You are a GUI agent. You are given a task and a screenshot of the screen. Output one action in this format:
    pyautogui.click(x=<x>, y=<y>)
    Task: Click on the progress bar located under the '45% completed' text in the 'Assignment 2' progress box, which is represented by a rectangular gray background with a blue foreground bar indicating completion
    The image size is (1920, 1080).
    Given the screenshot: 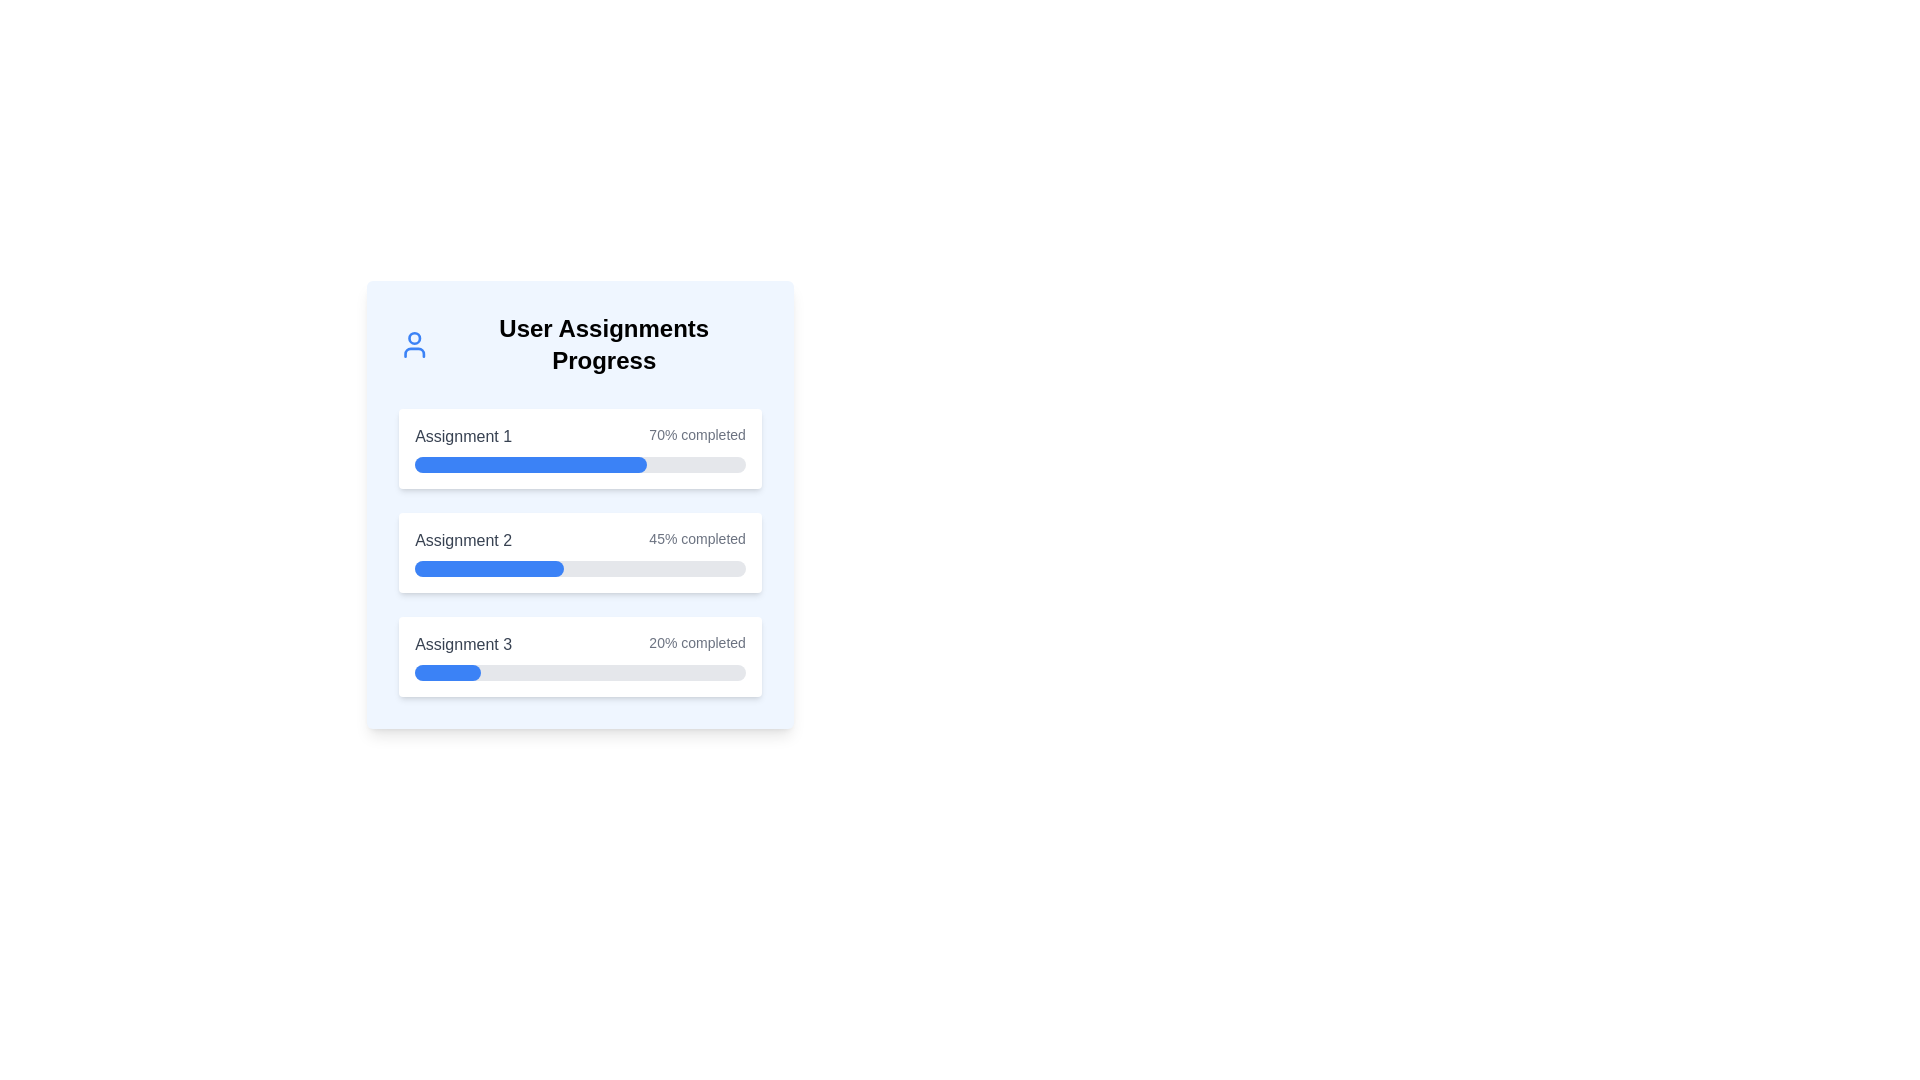 What is the action you would take?
    pyautogui.click(x=579, y=569)
    